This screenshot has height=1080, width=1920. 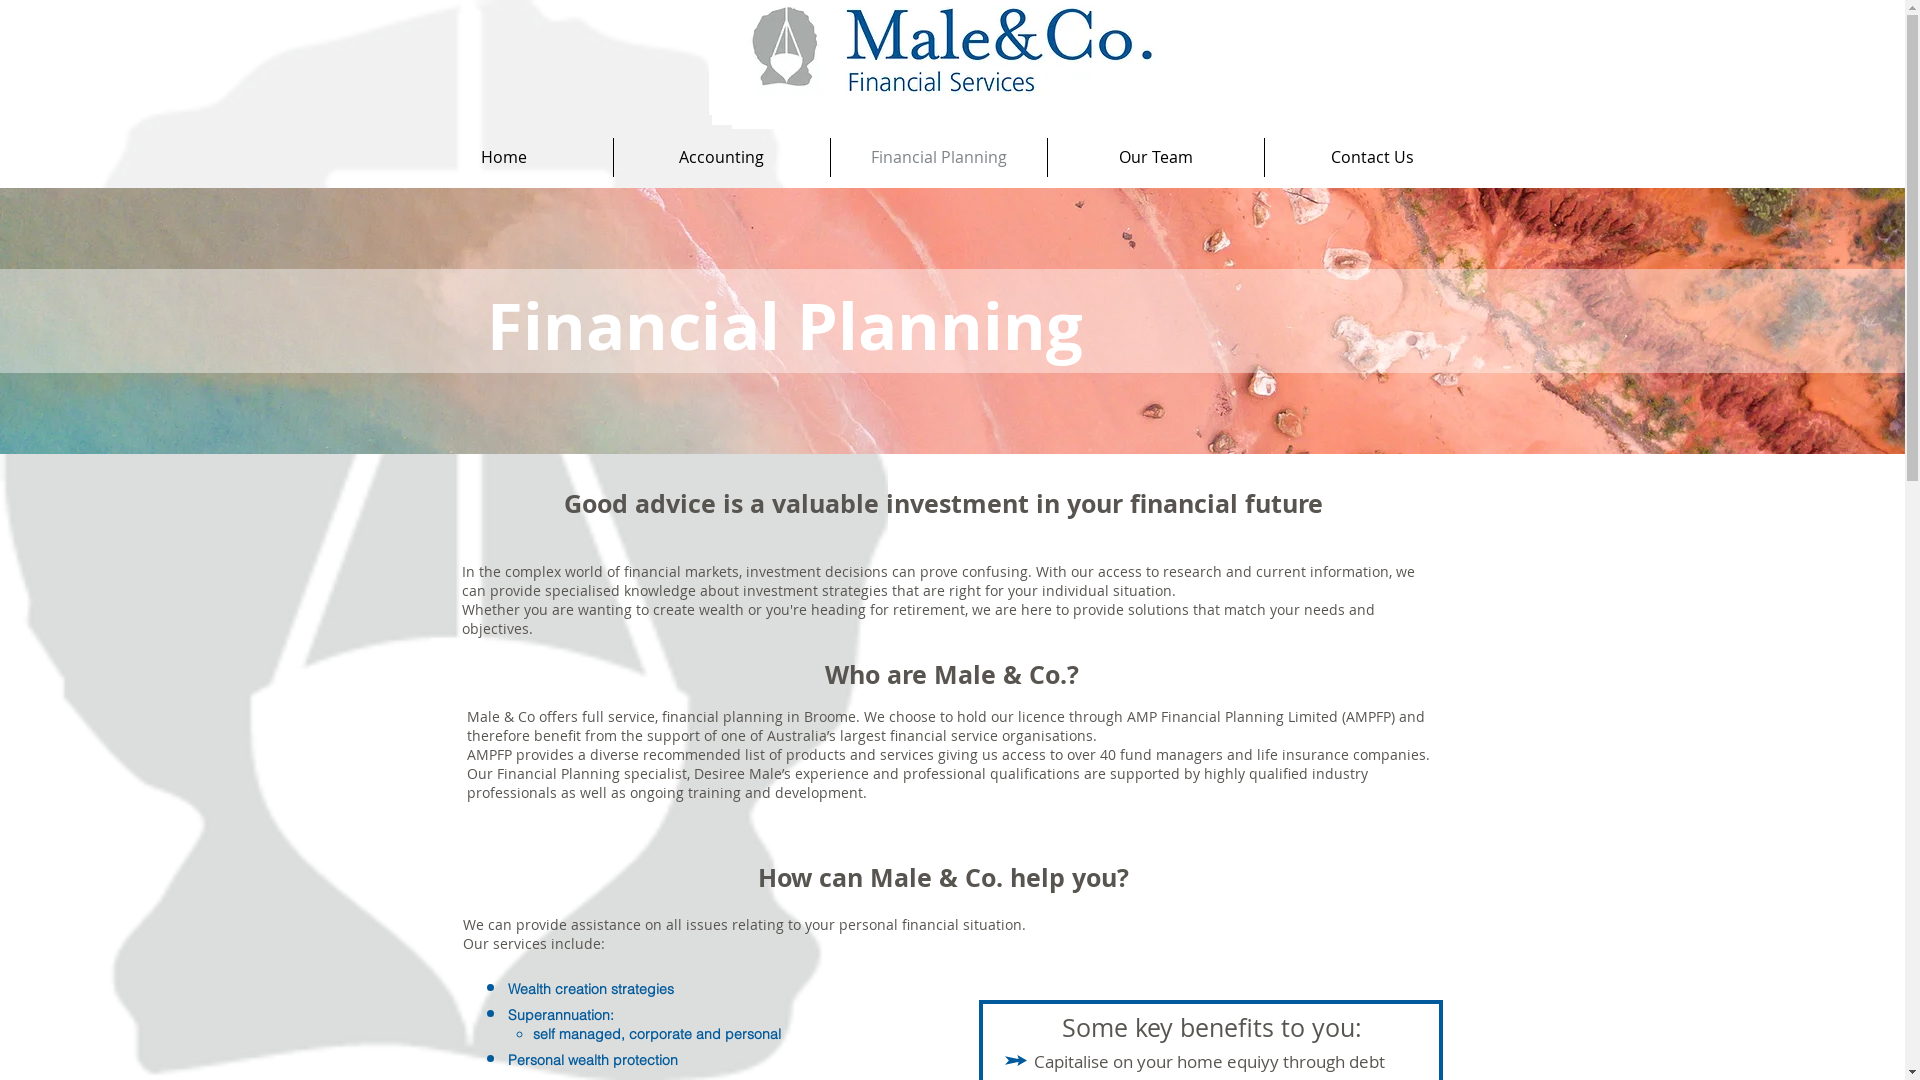 I want to click on 'Accounting', so click(x=720, y=156).